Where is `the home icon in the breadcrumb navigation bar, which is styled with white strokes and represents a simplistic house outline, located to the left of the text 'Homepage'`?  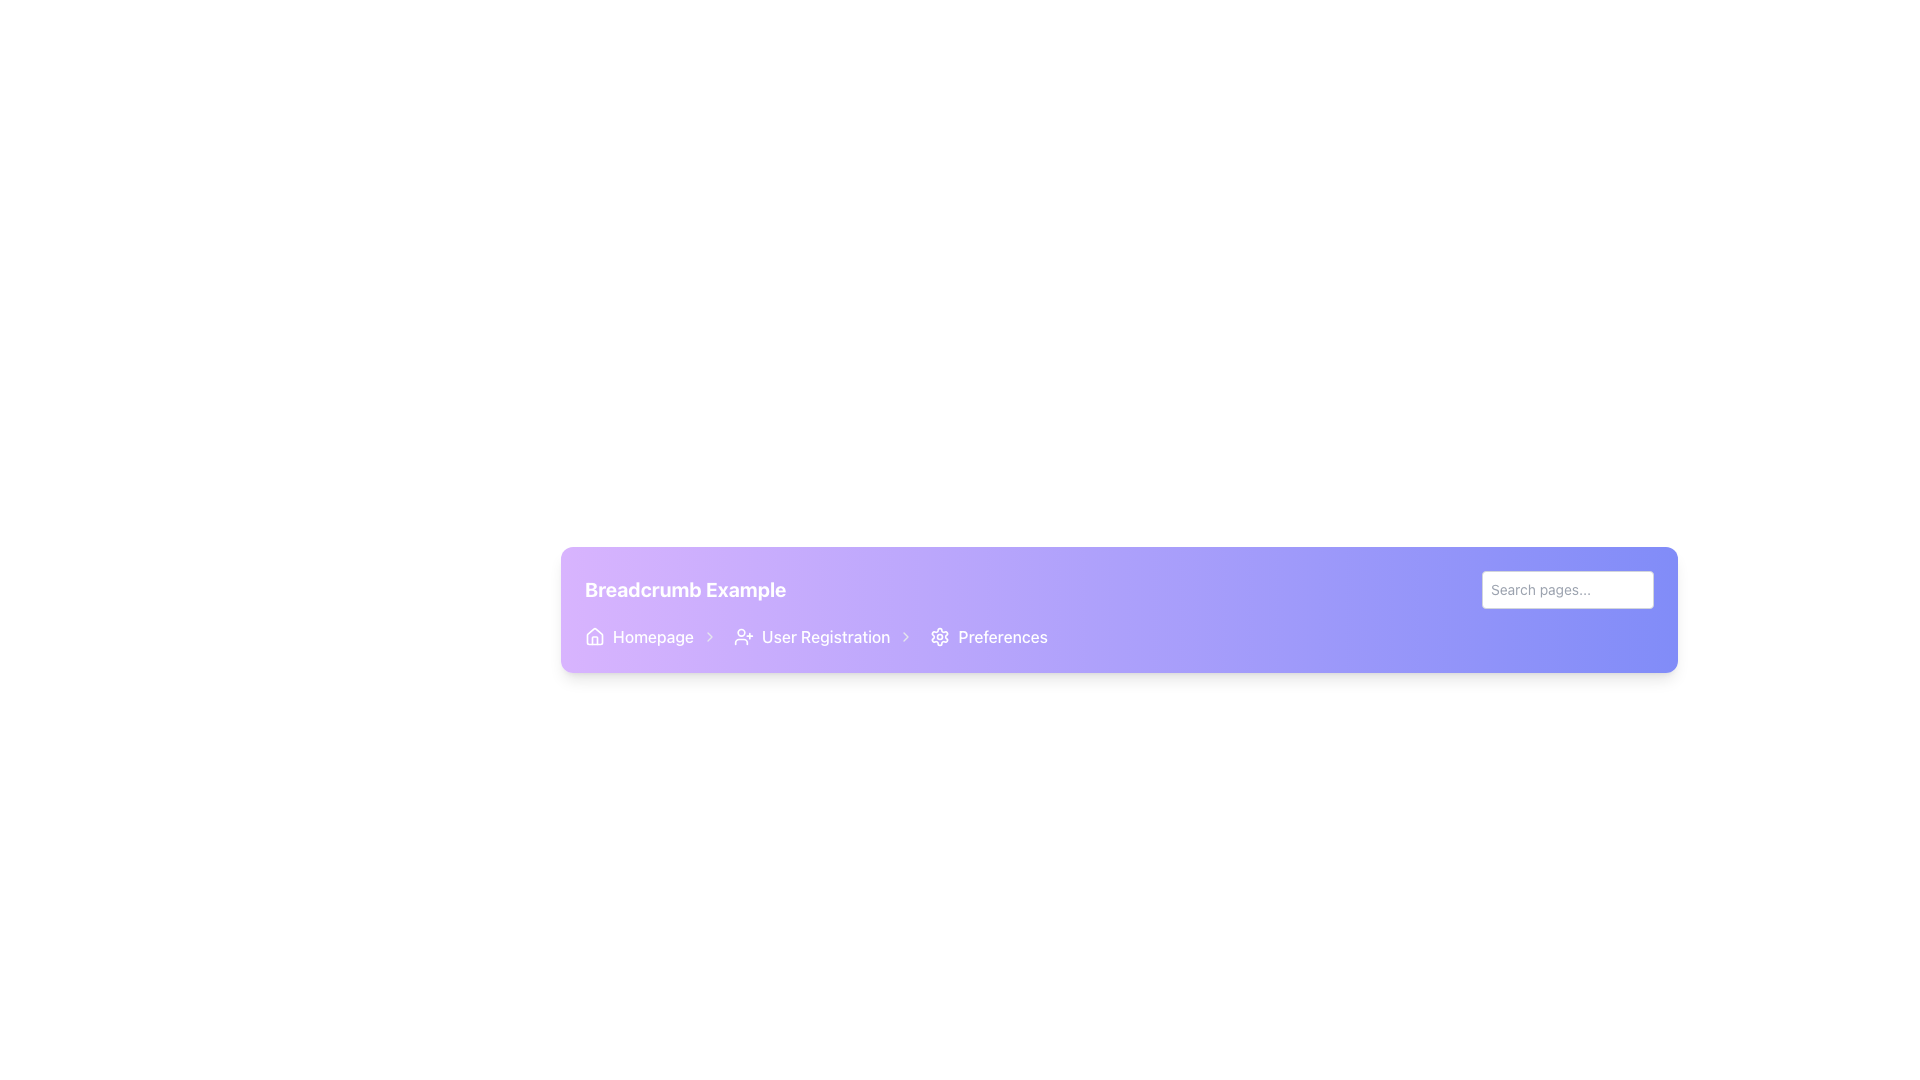 the home icon in the breadcrumb navigation bar, which is styled with white strokes and represents a simplistic house outline, located to the left of the text 'Homepage' is located at coordinates (594, 636).